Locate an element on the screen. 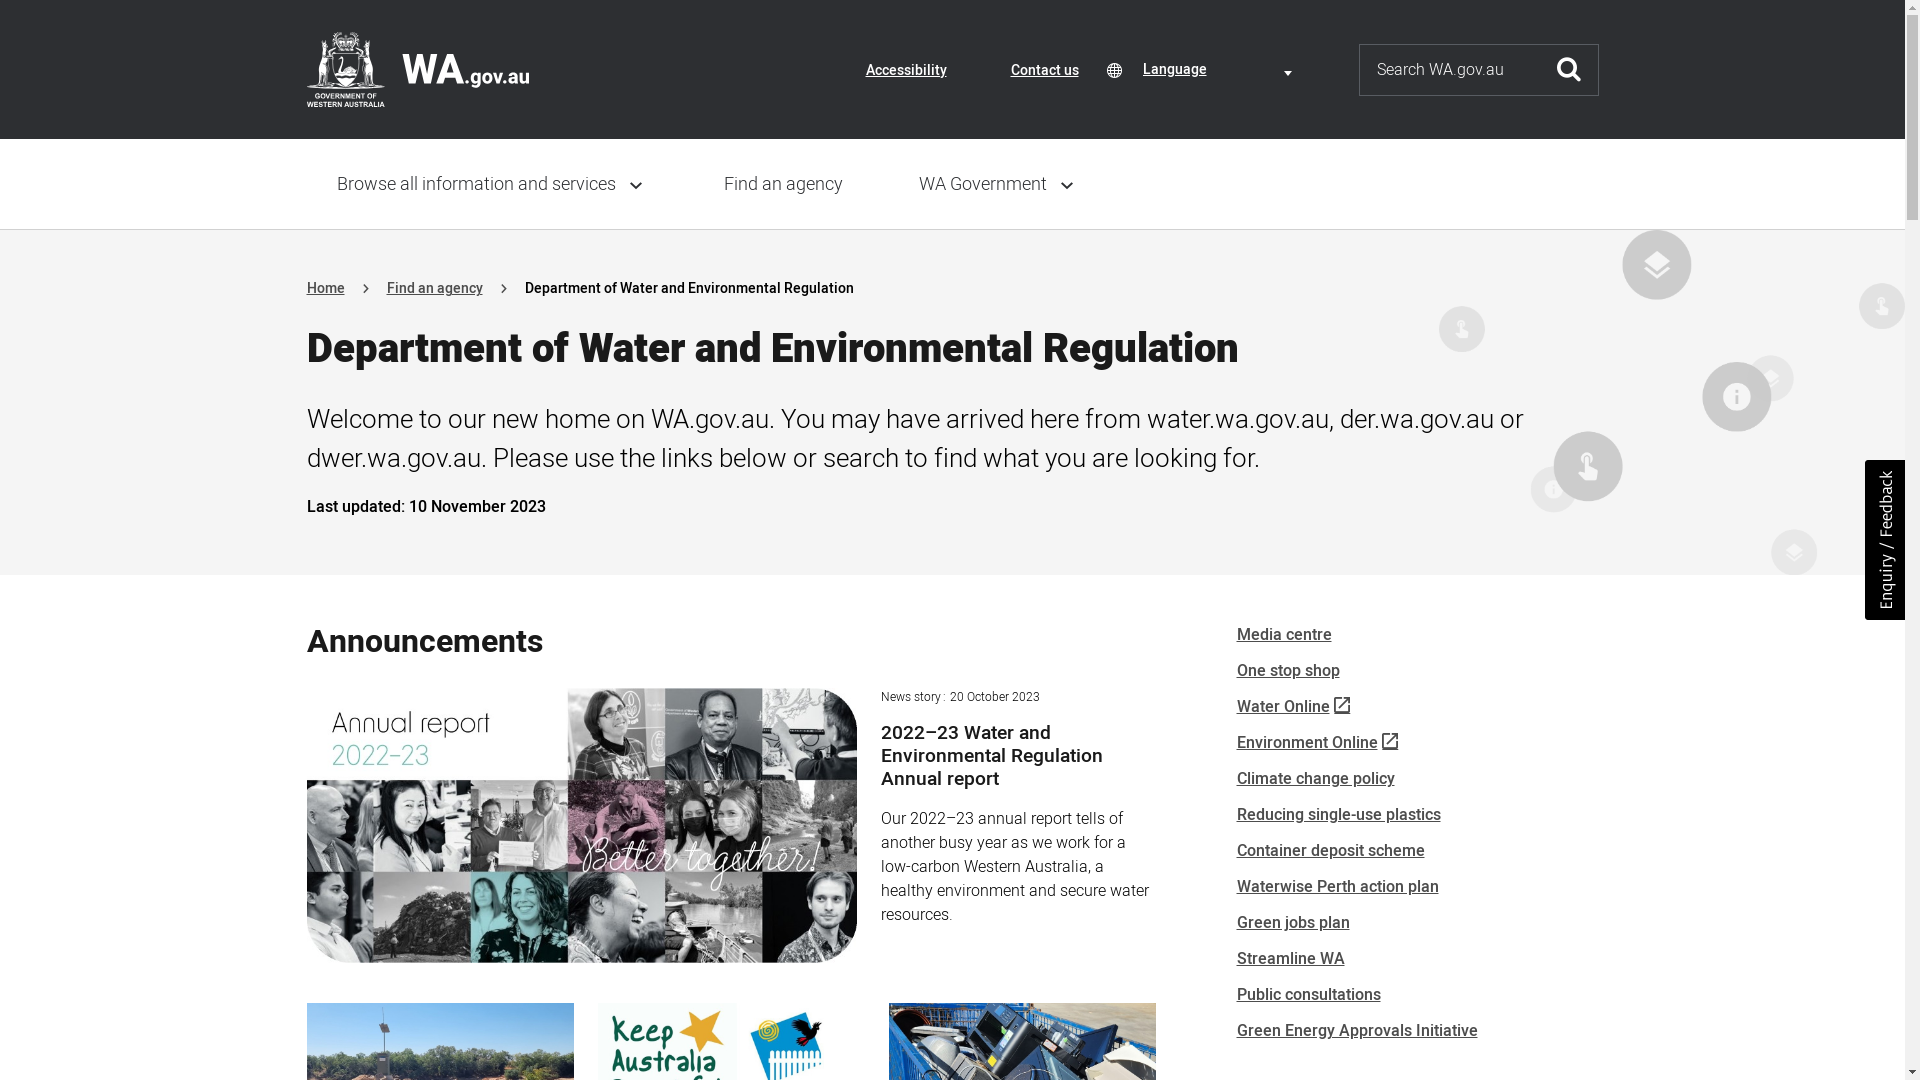  'Public consultations' is located at coordinates (1308, 995).